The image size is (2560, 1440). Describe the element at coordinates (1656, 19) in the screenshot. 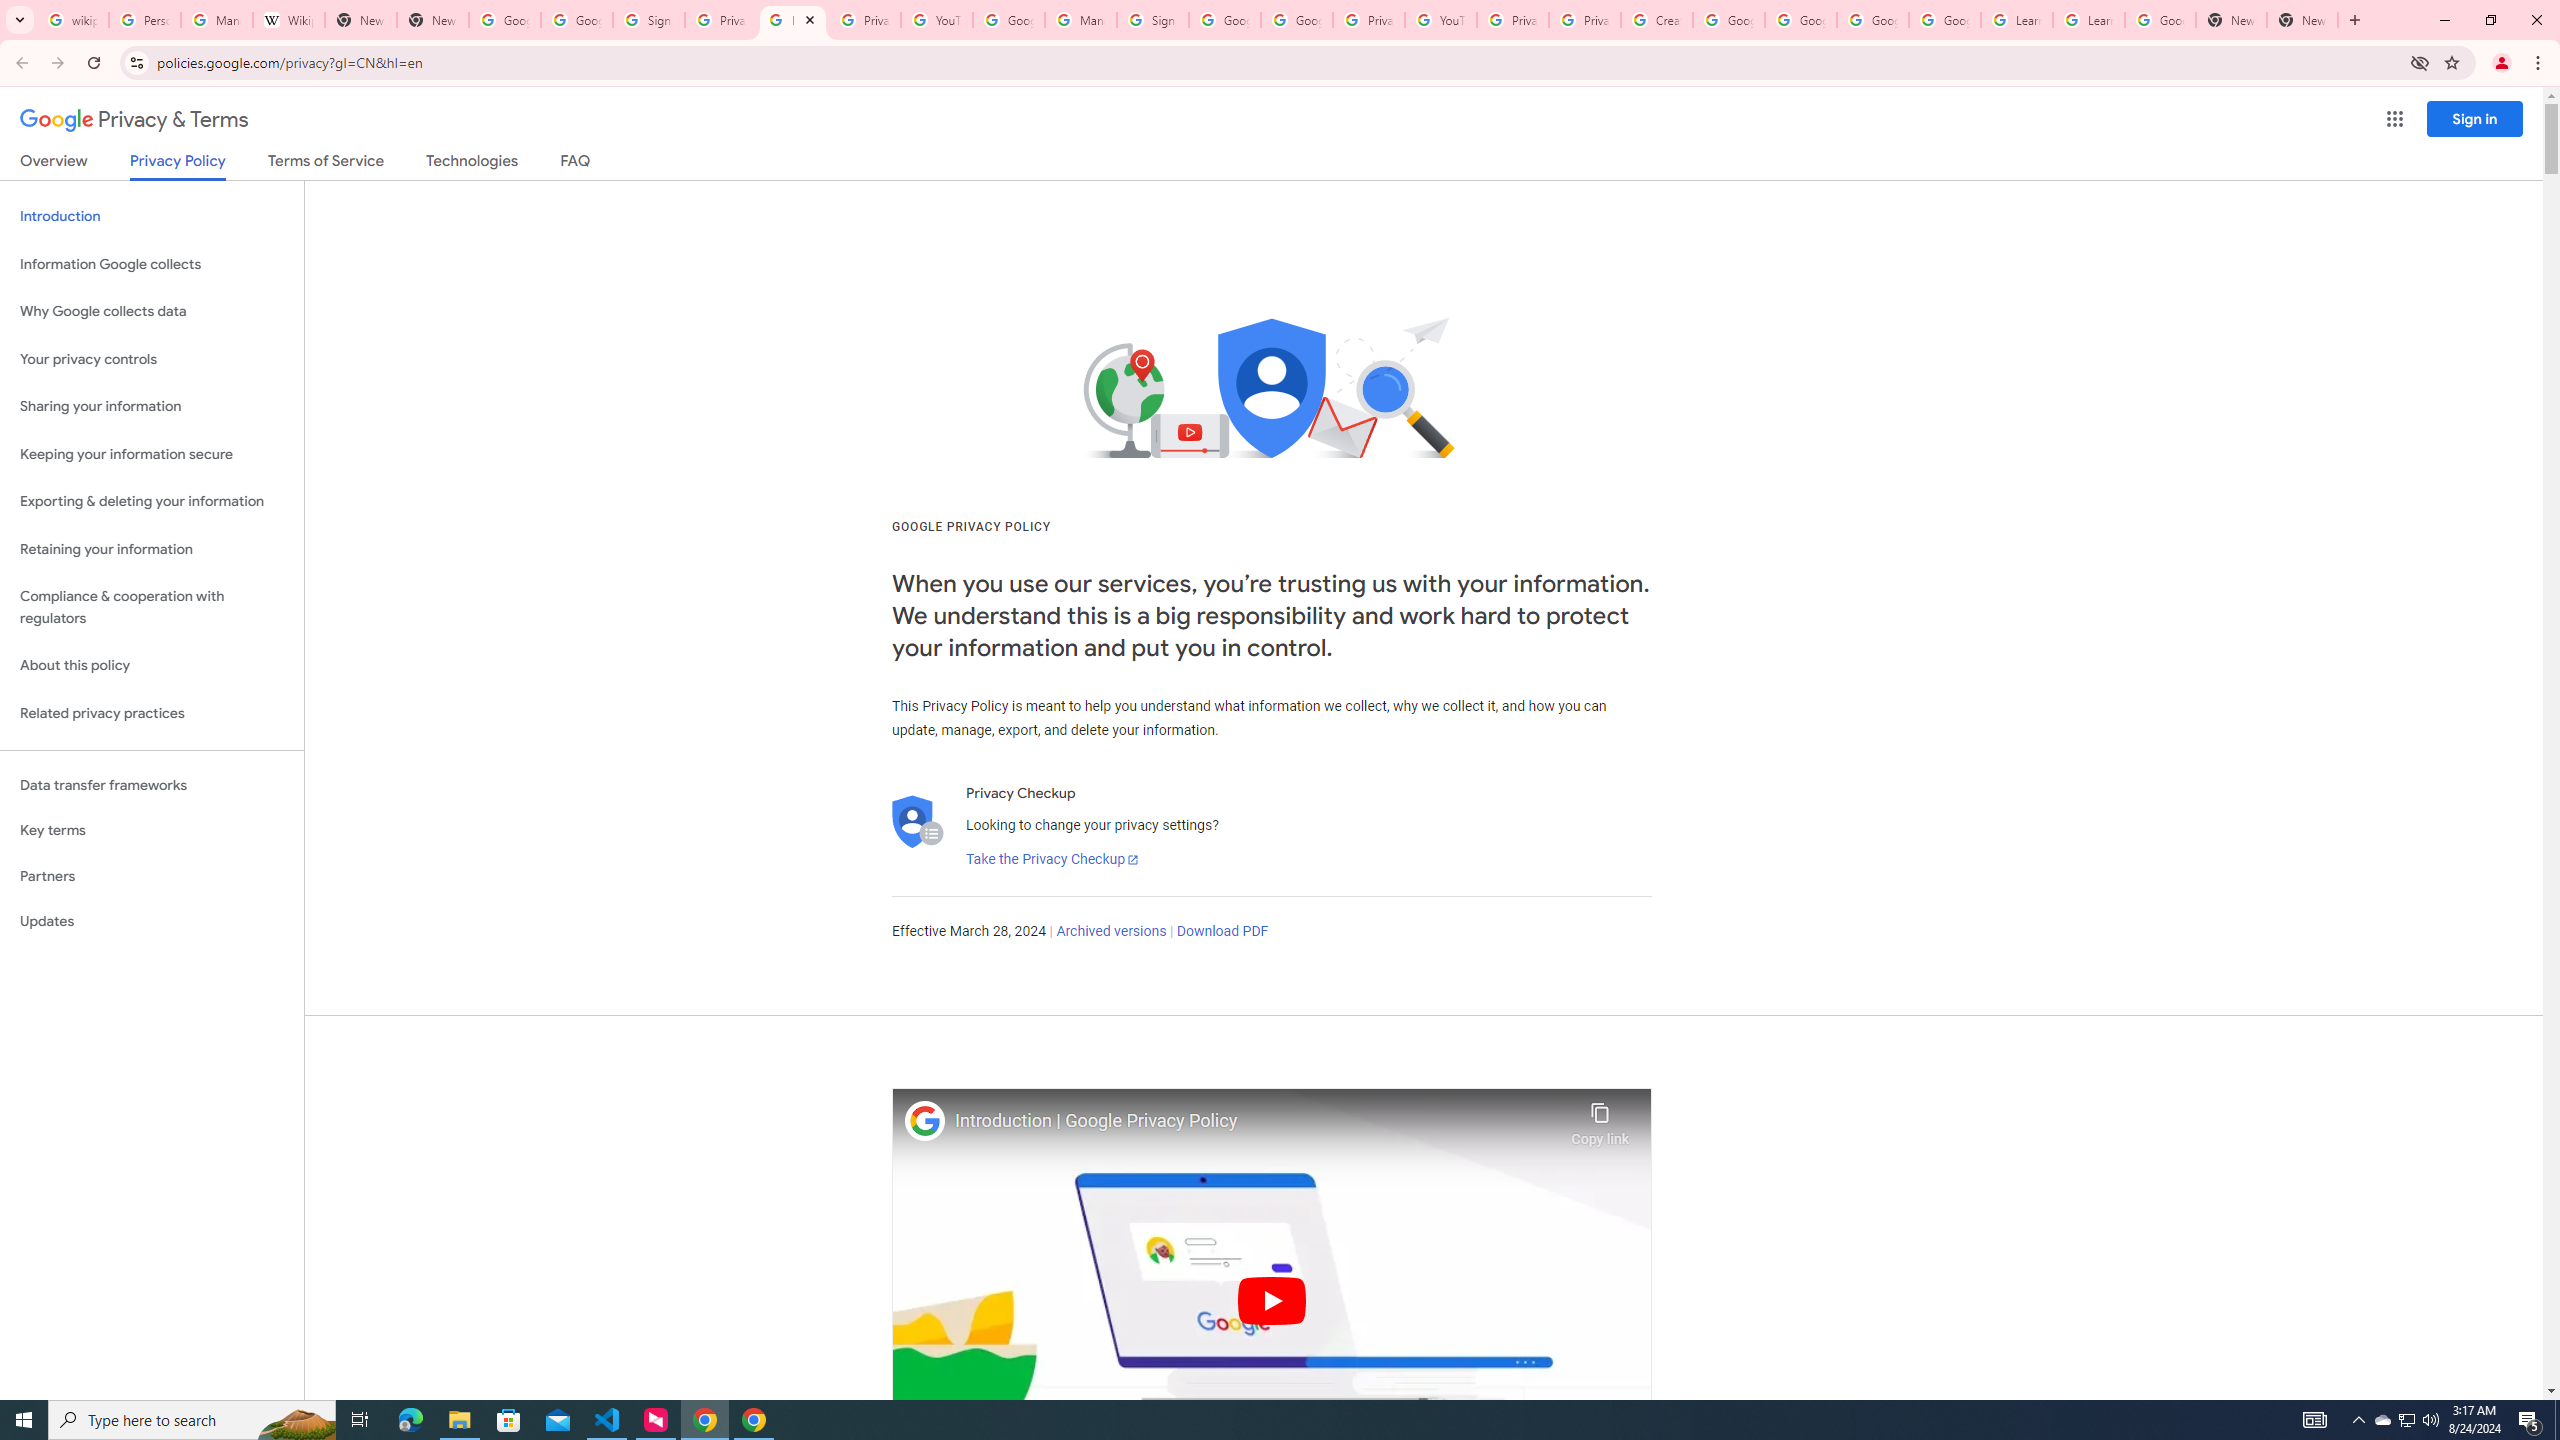

I see `'Create your Google Account'` at that location.